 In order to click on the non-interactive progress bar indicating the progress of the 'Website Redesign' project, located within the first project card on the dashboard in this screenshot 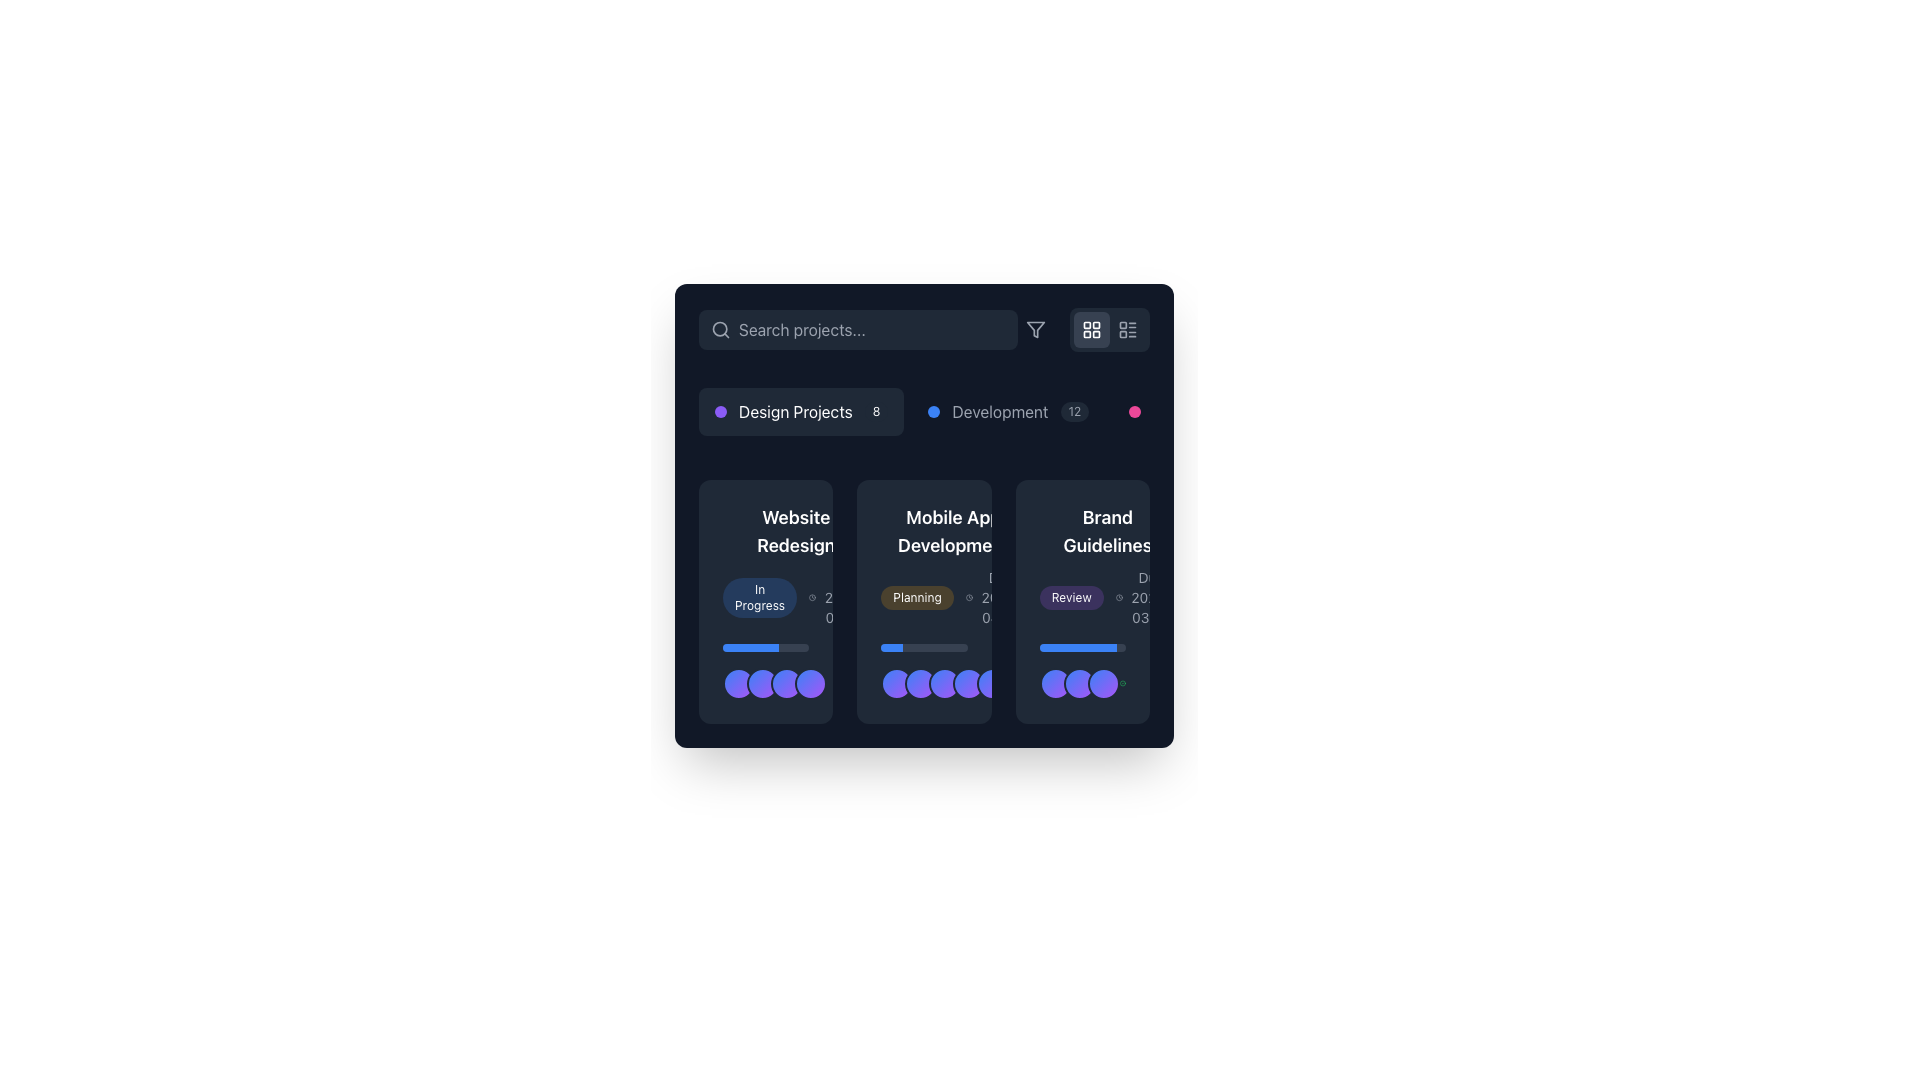, I will do `click(765, 648)`.